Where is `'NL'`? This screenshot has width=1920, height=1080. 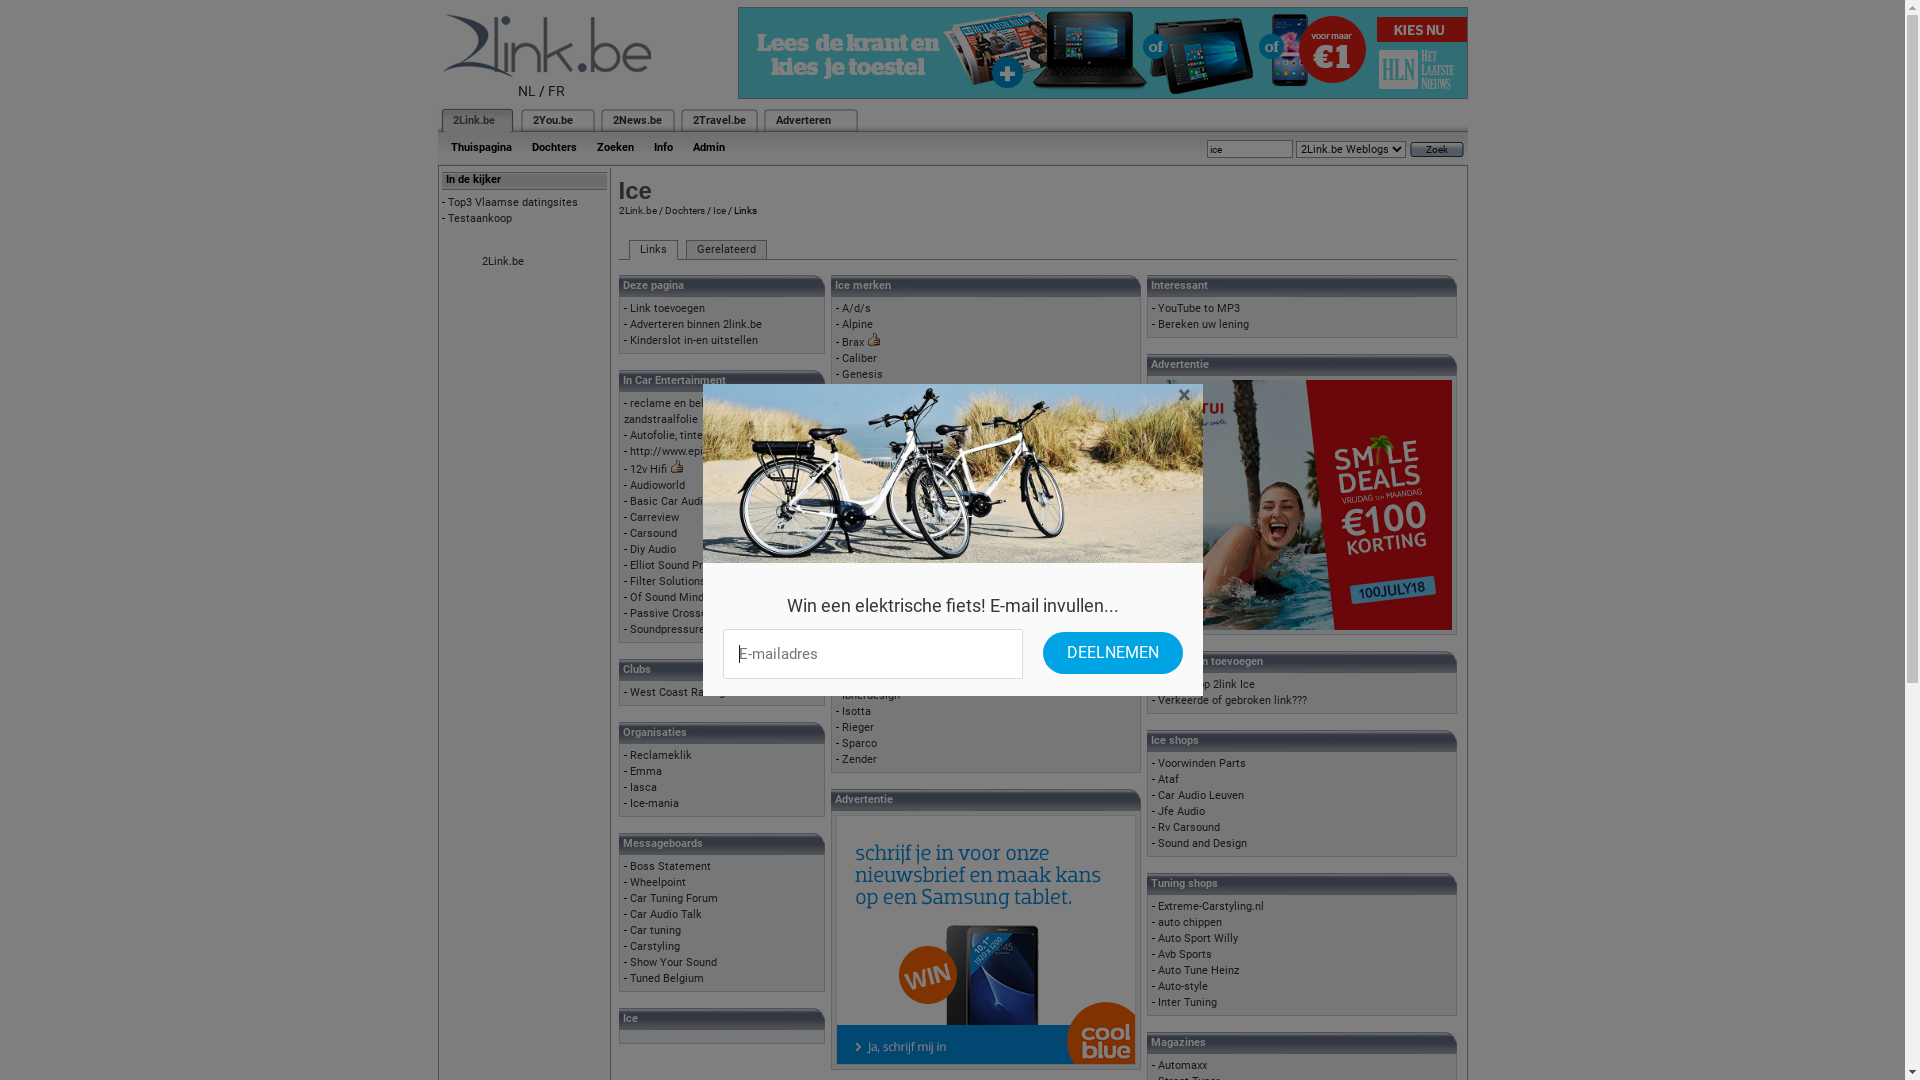
'NL' is located at coordinates (527, 91).